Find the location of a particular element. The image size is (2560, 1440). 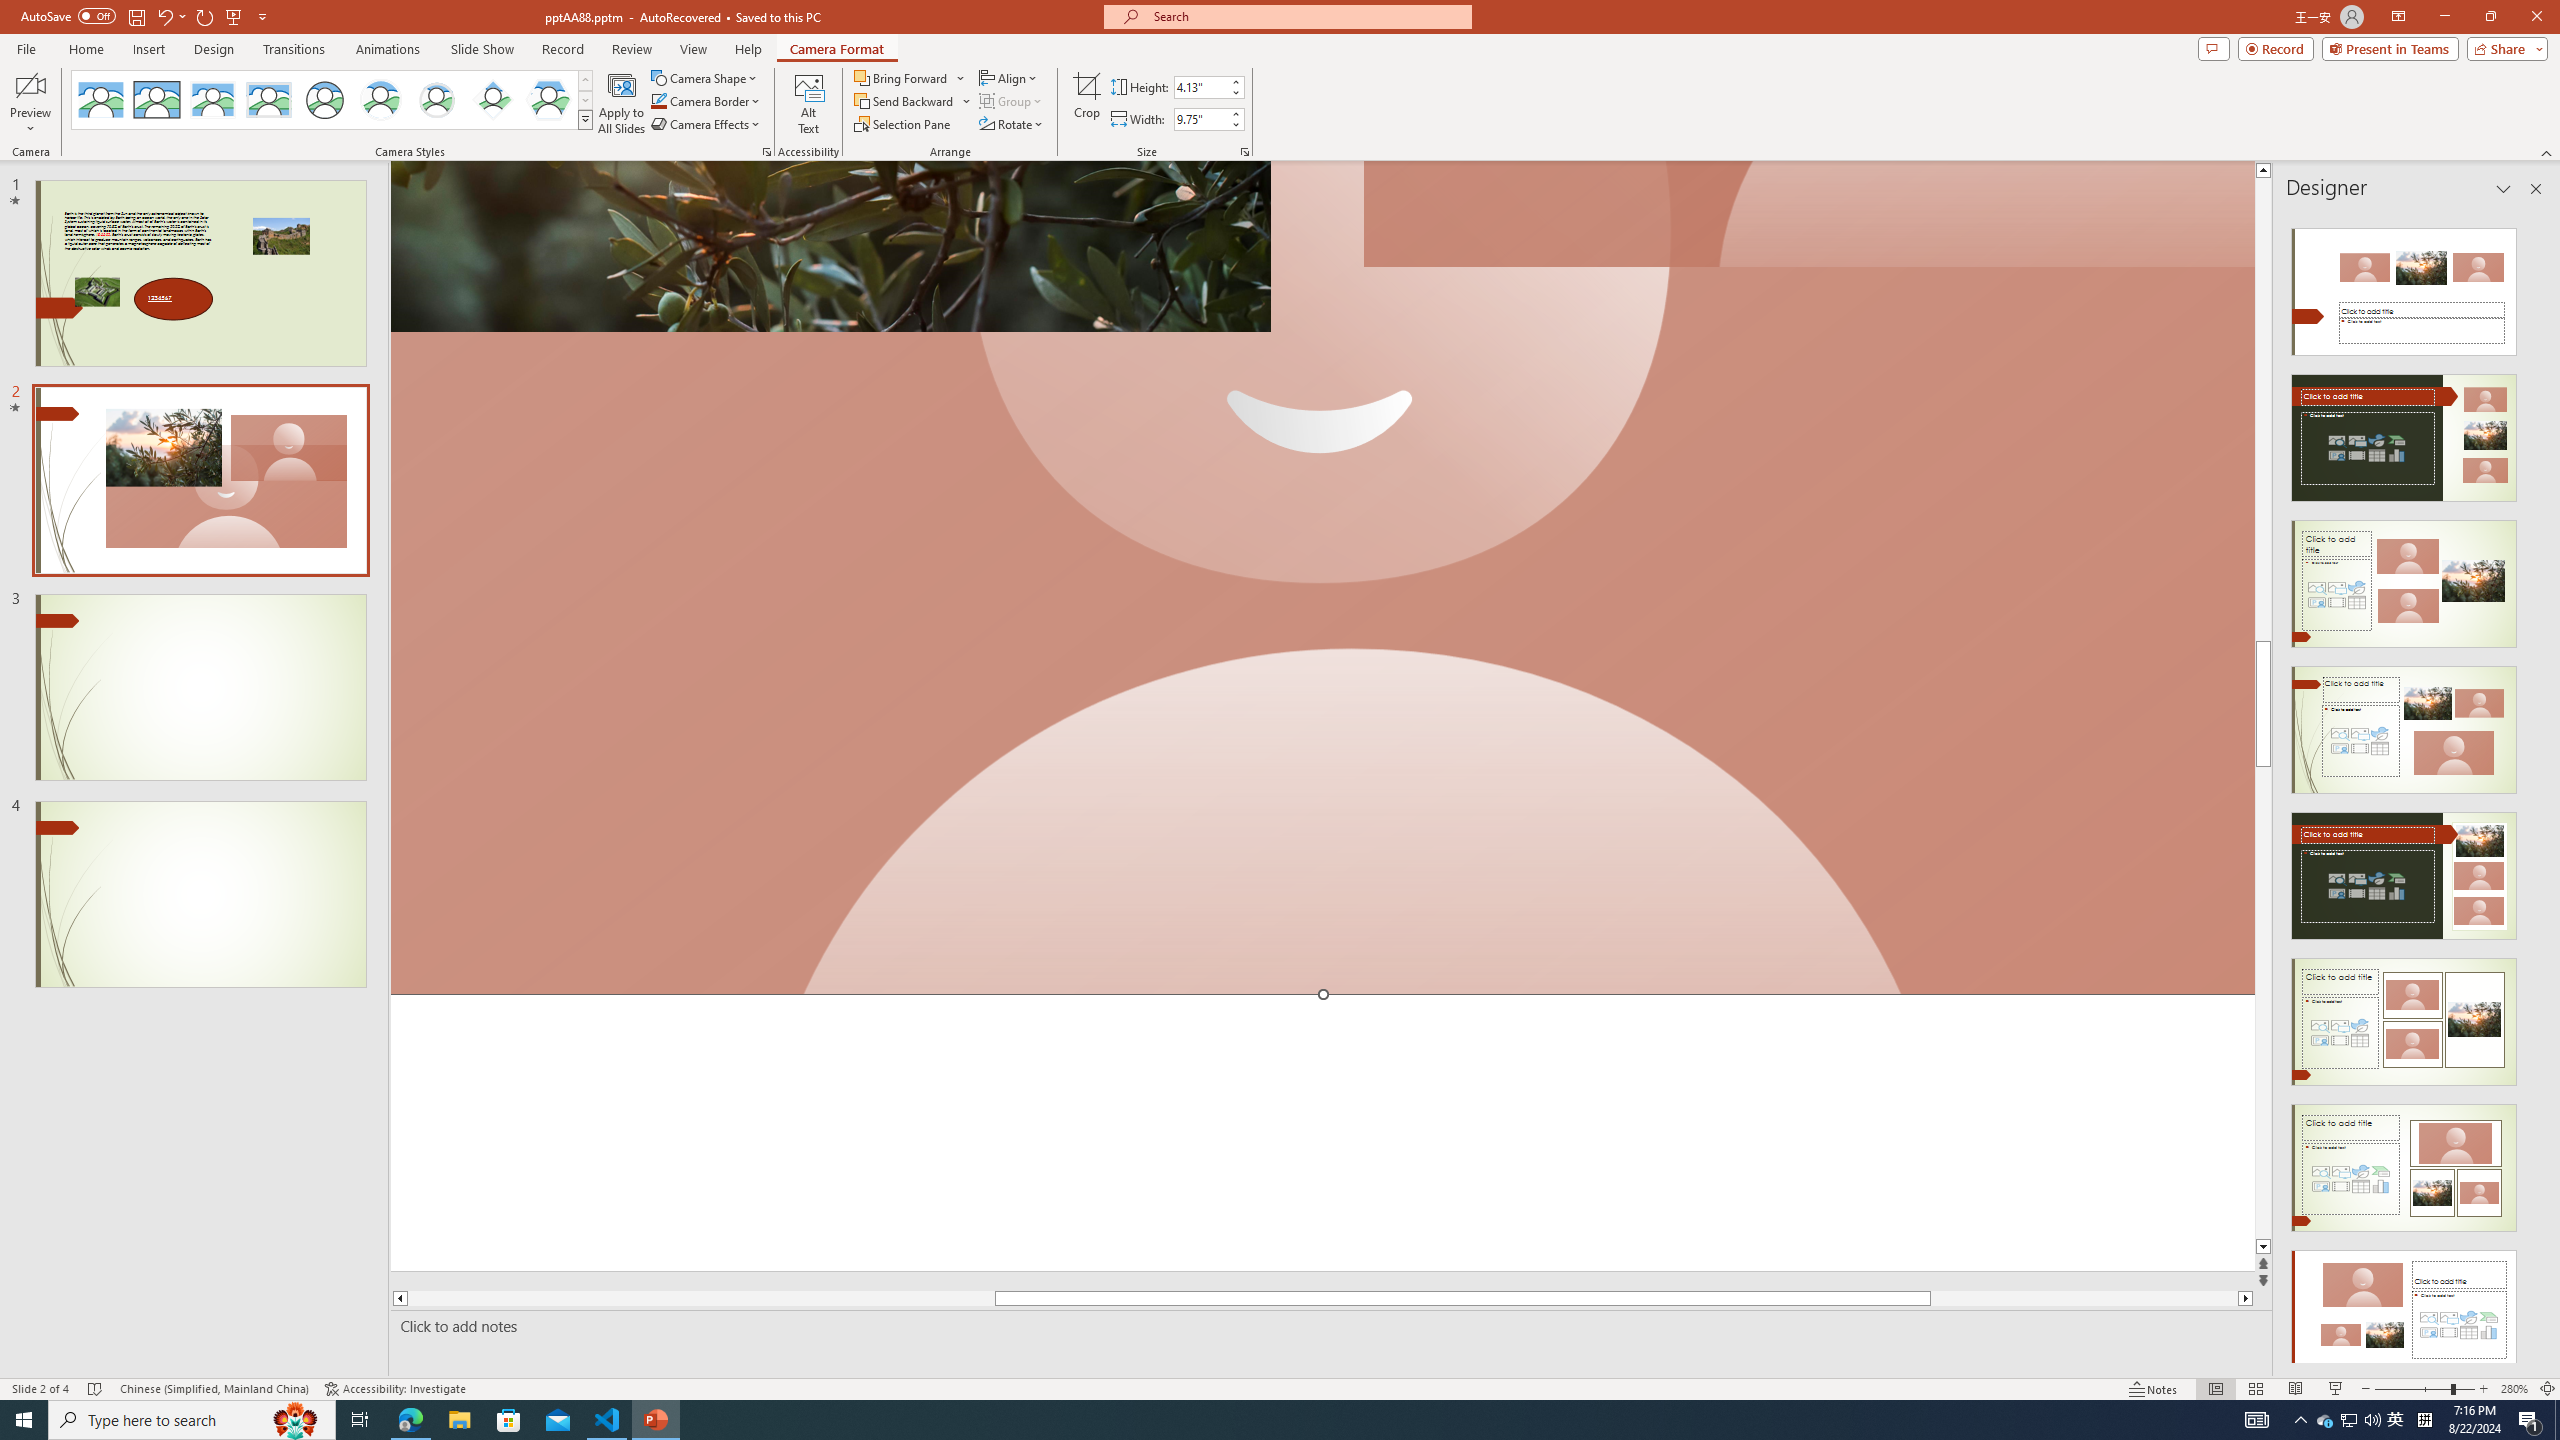

'No Style' is located at coordinates (101, 99).